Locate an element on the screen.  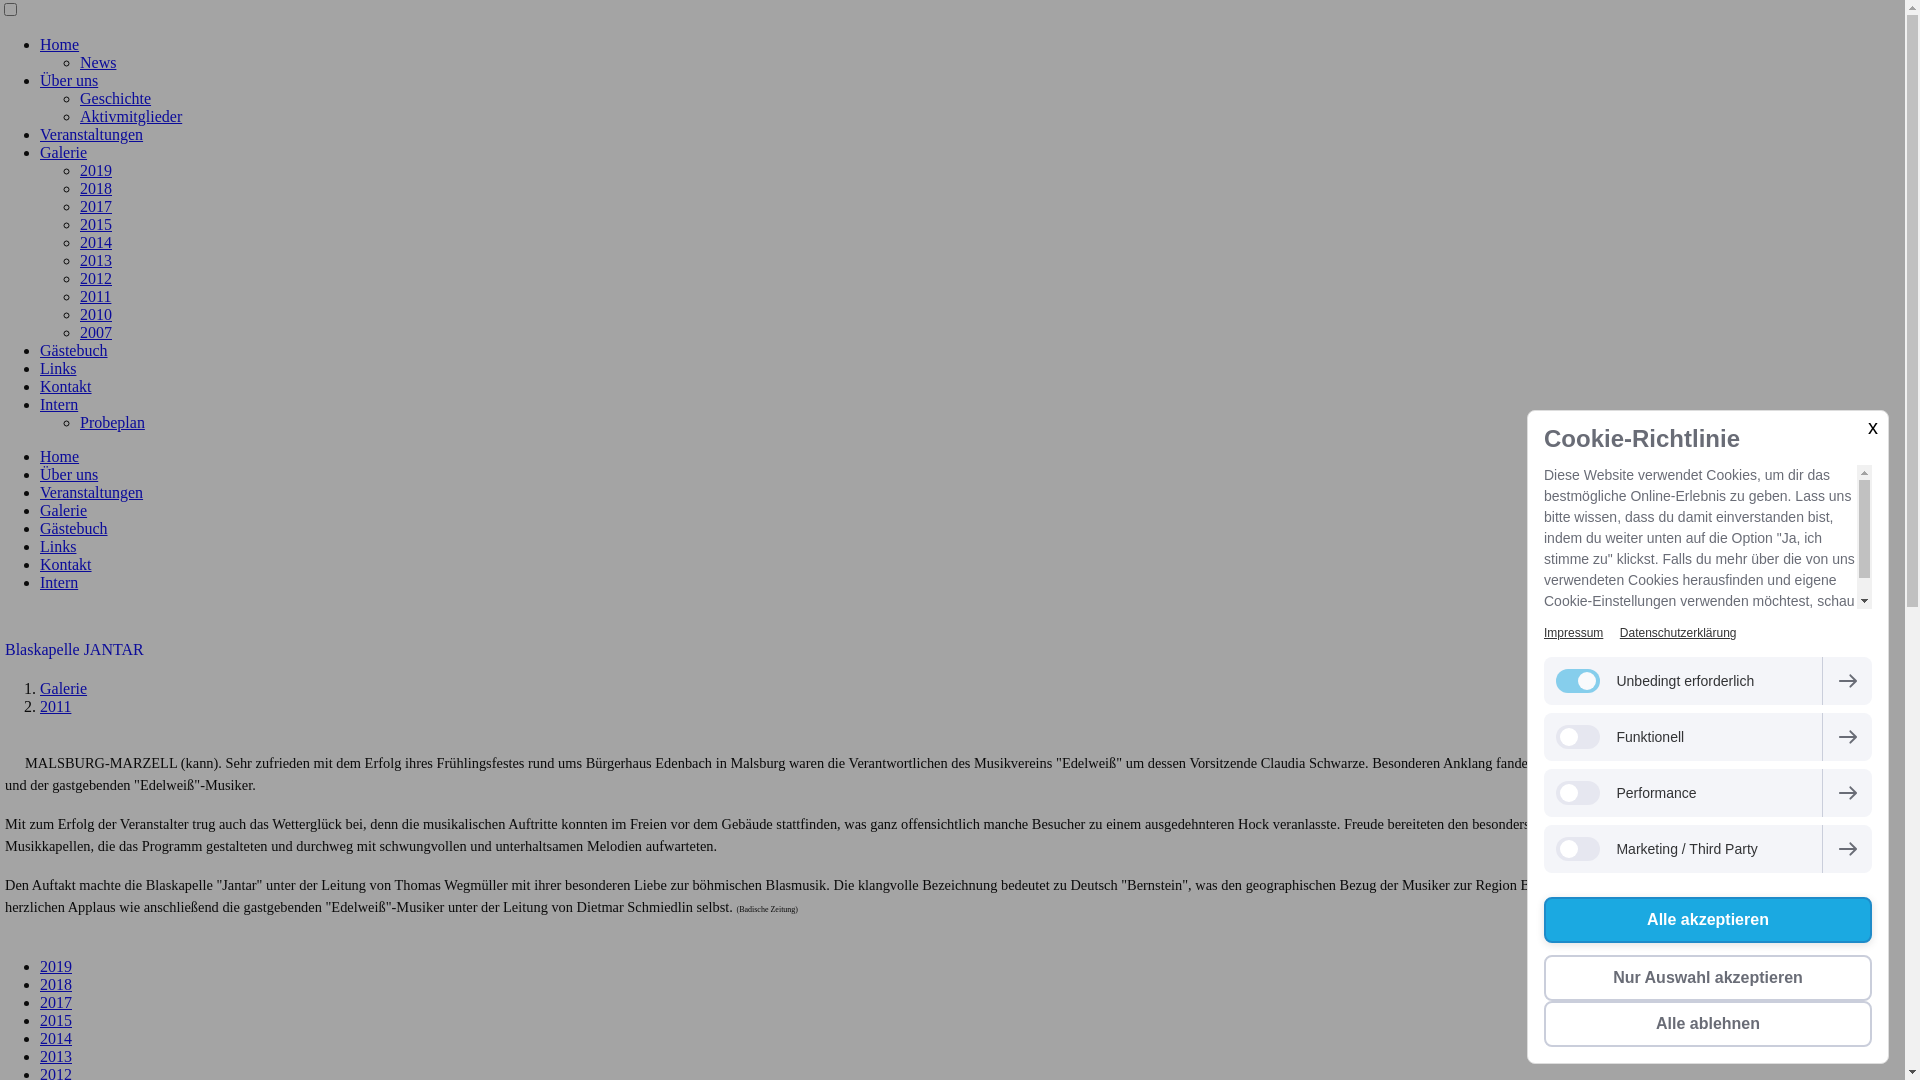
'2013' is located at coordinates (56, 1055).